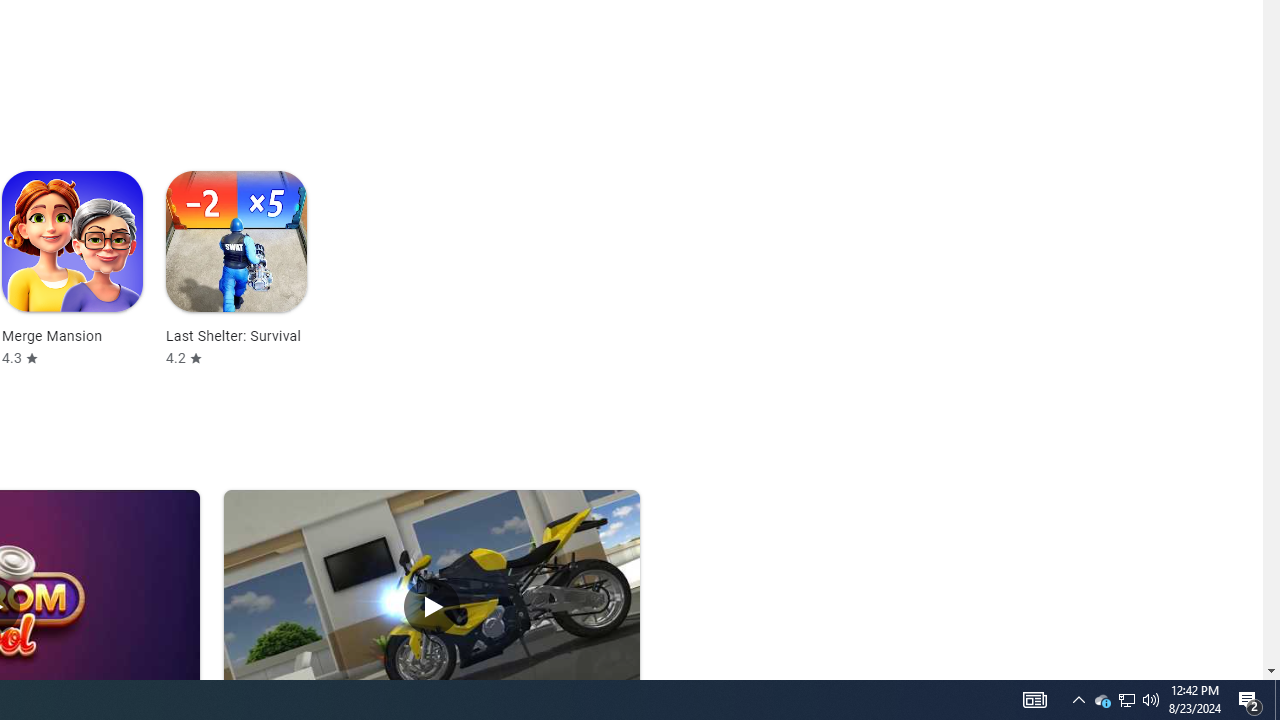 The height and width of the screenshot is (720, 1280). Describe the element at coordinates (72, 268) in the screenshot. I see `'Merge Mansion Rated 4.3 stars out of five stars'` at that location.